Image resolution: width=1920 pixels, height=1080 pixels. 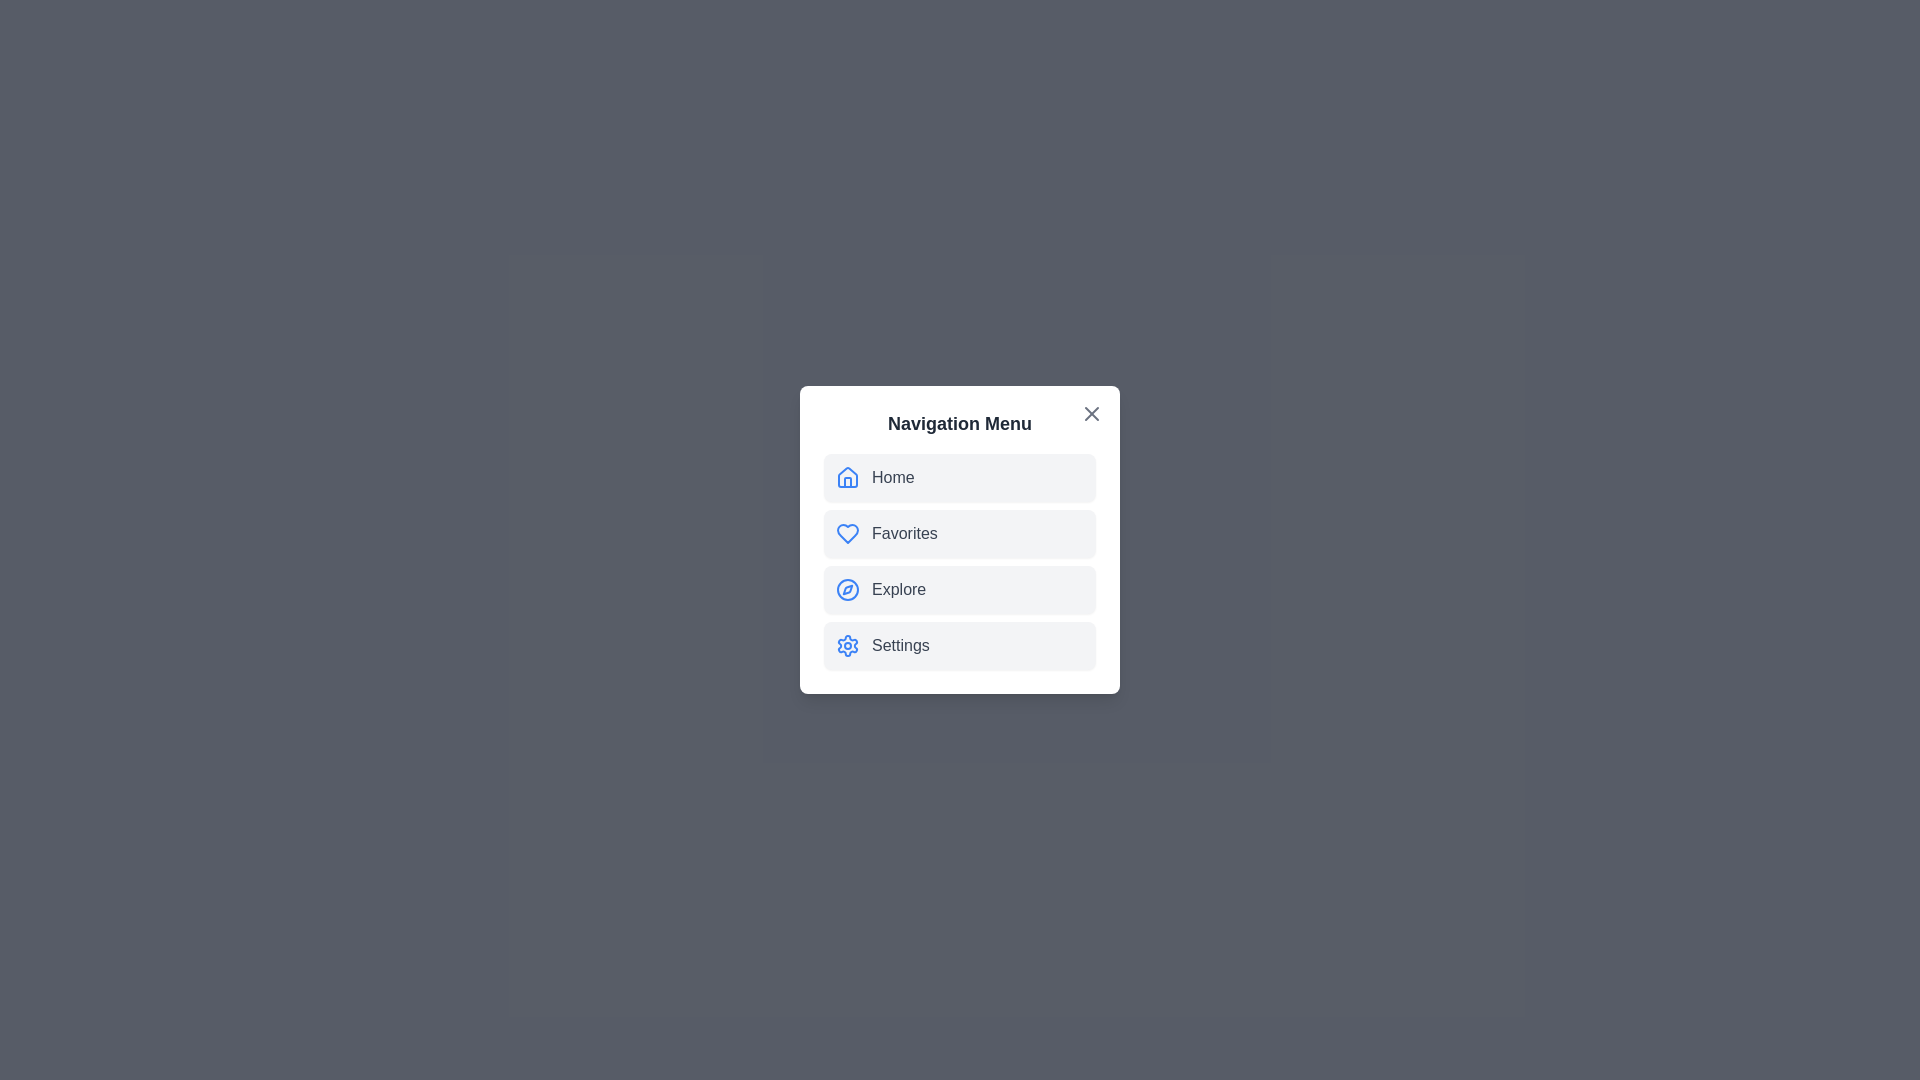 I want to click on the 'Favorites' navigation item, so click(x=960, y=532).